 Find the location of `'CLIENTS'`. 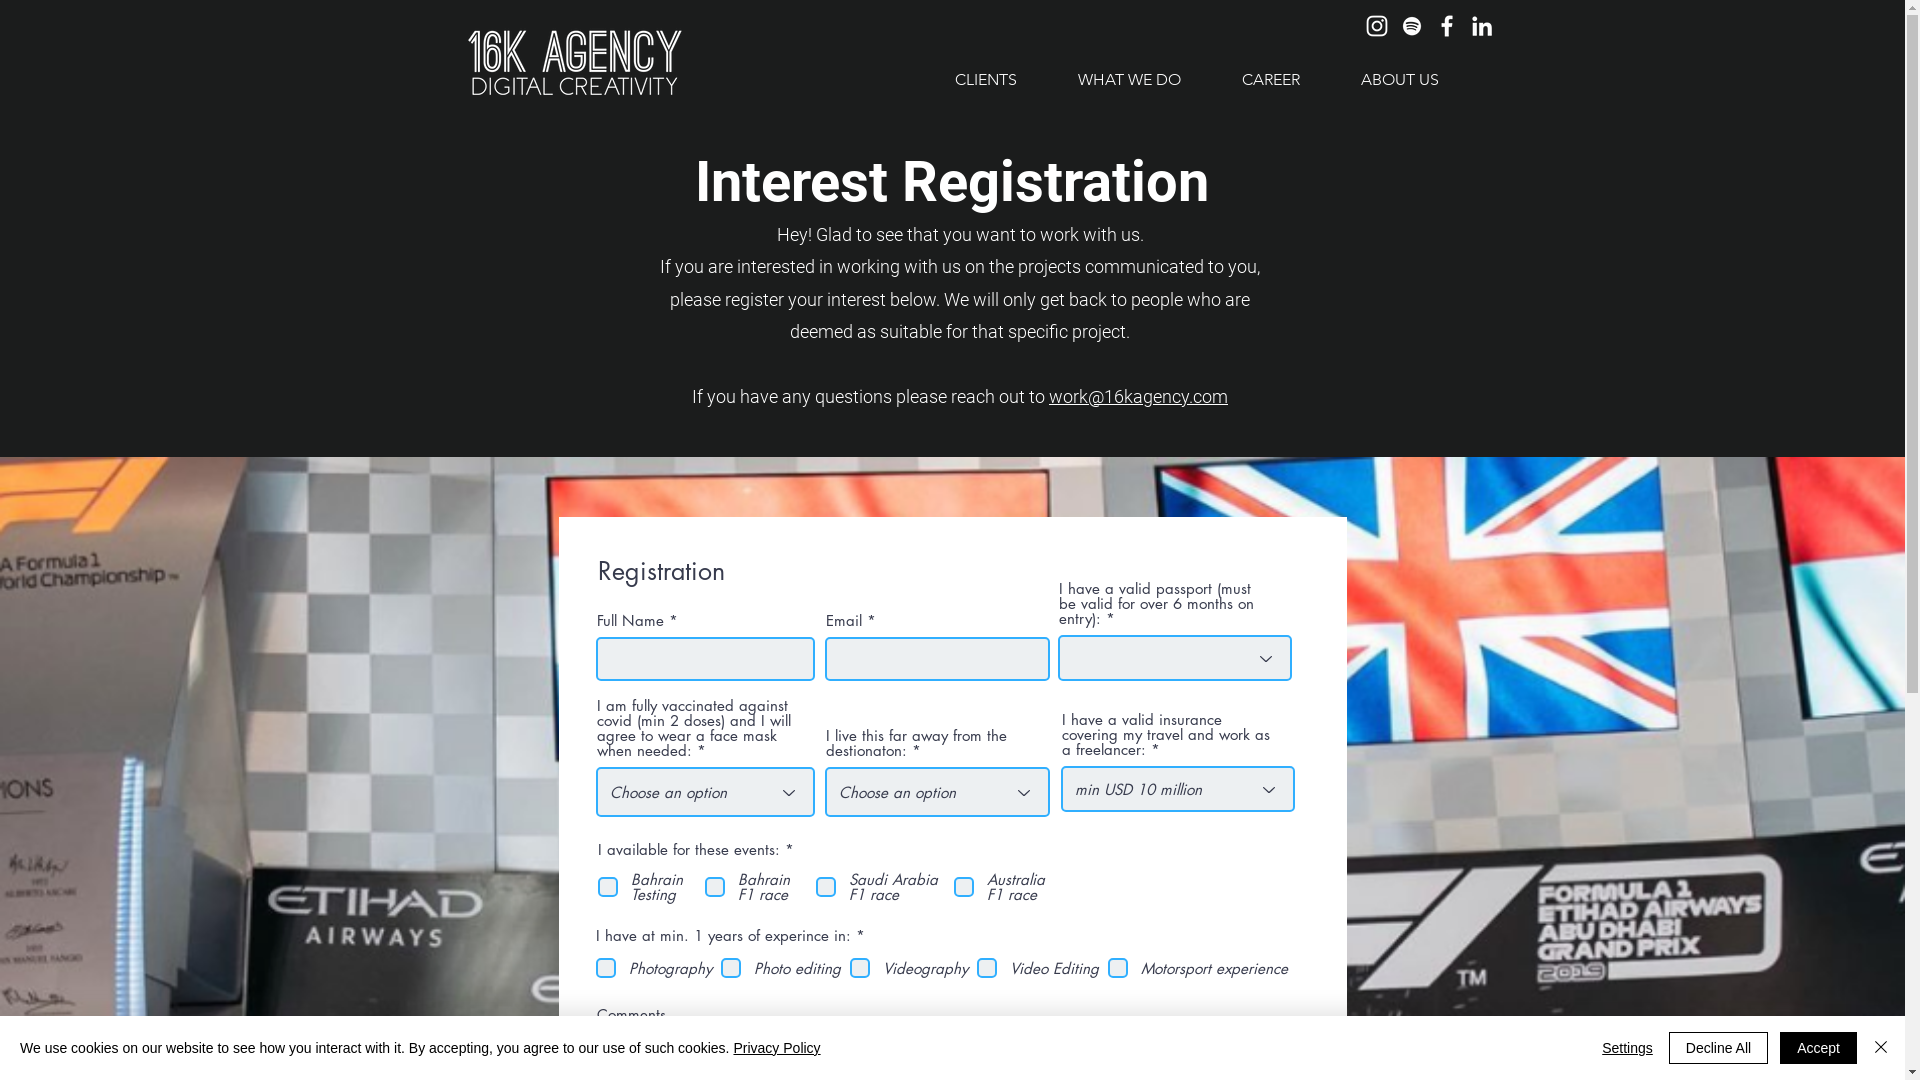

'CLIENTS' is located at coordinates (984, 78).